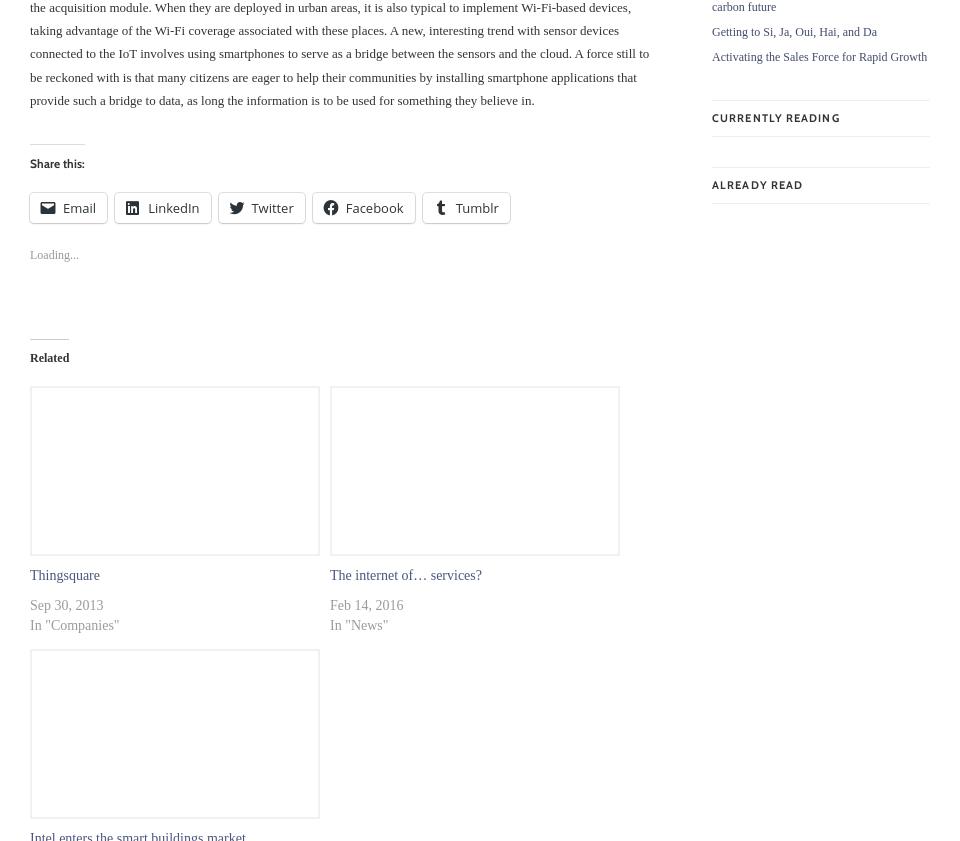 Image resolution: width=960 pixels, height=841 pixels. What do you see at coordinates (250, 206) in the screenshot?
I see `'Twitter'` at bounding box center [250, 206].